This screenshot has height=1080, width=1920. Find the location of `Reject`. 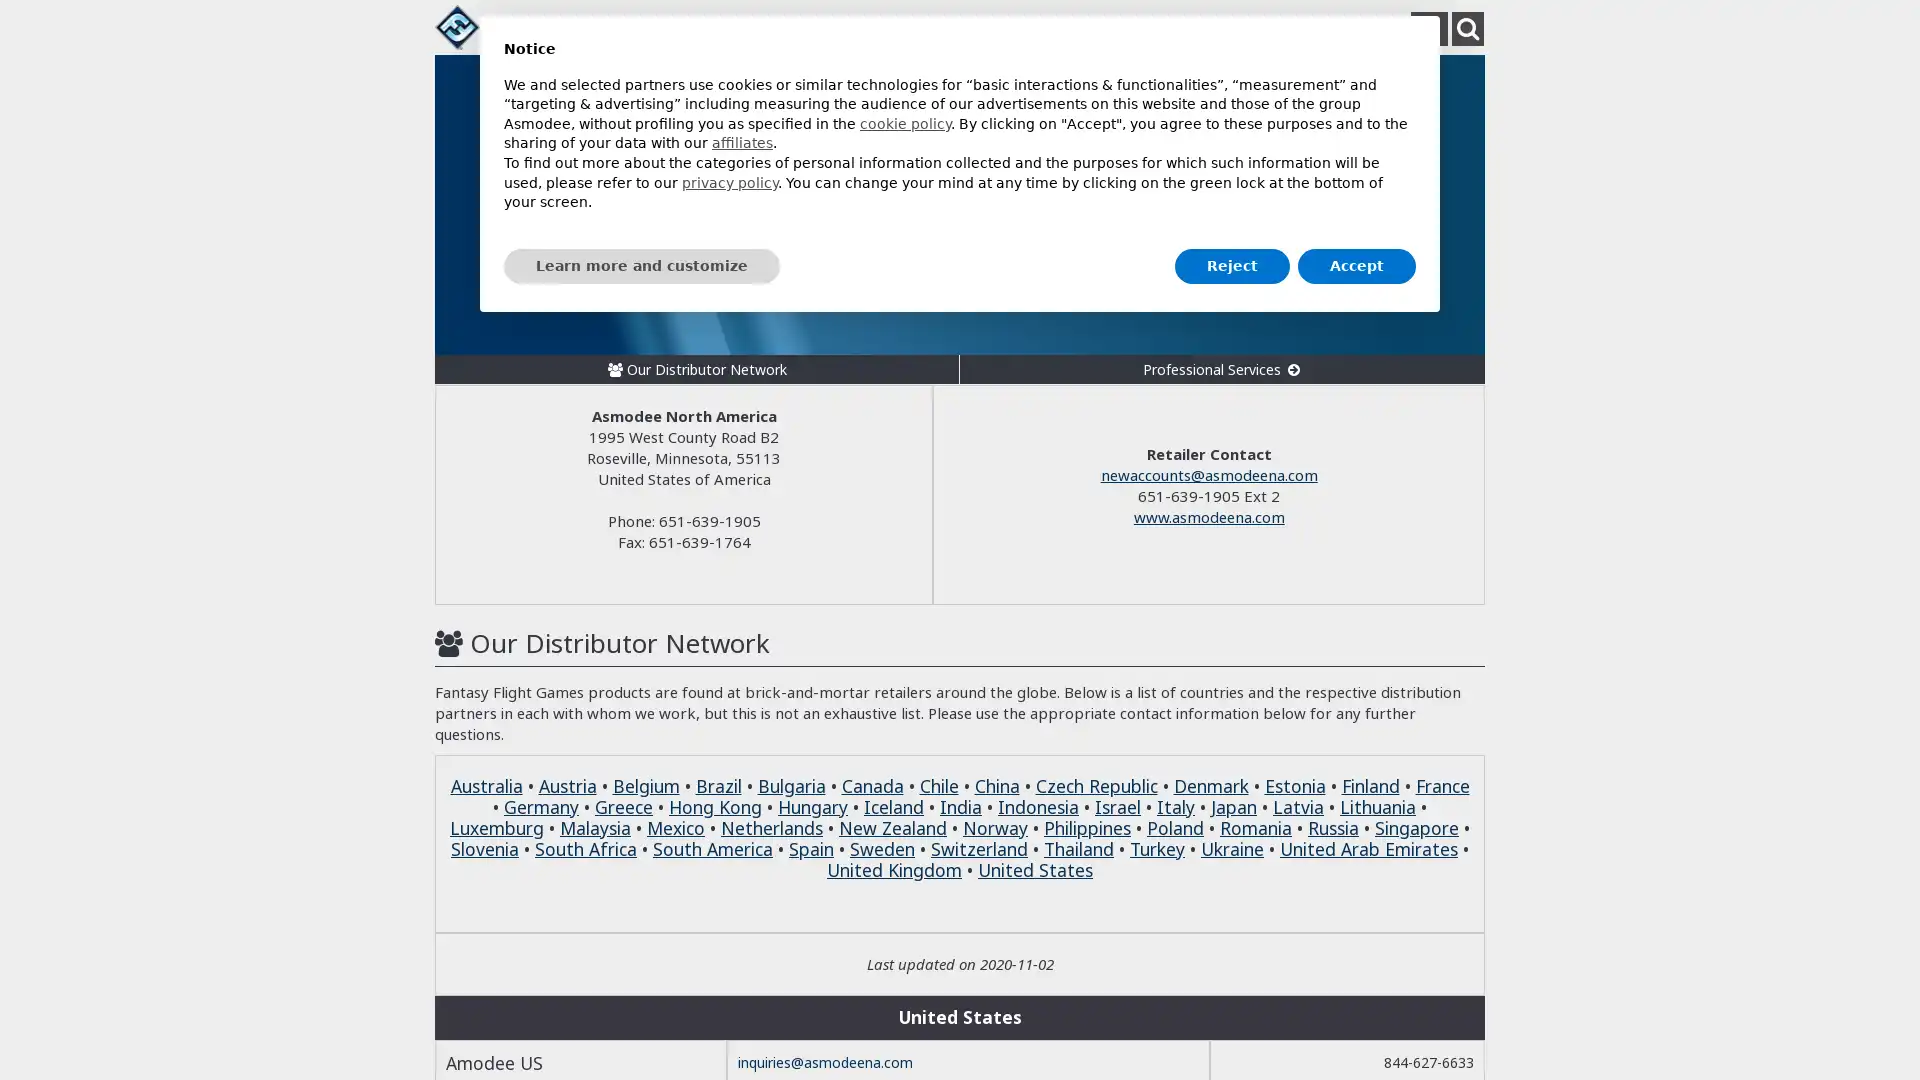

Reject is located at coordinates (1231, 265).